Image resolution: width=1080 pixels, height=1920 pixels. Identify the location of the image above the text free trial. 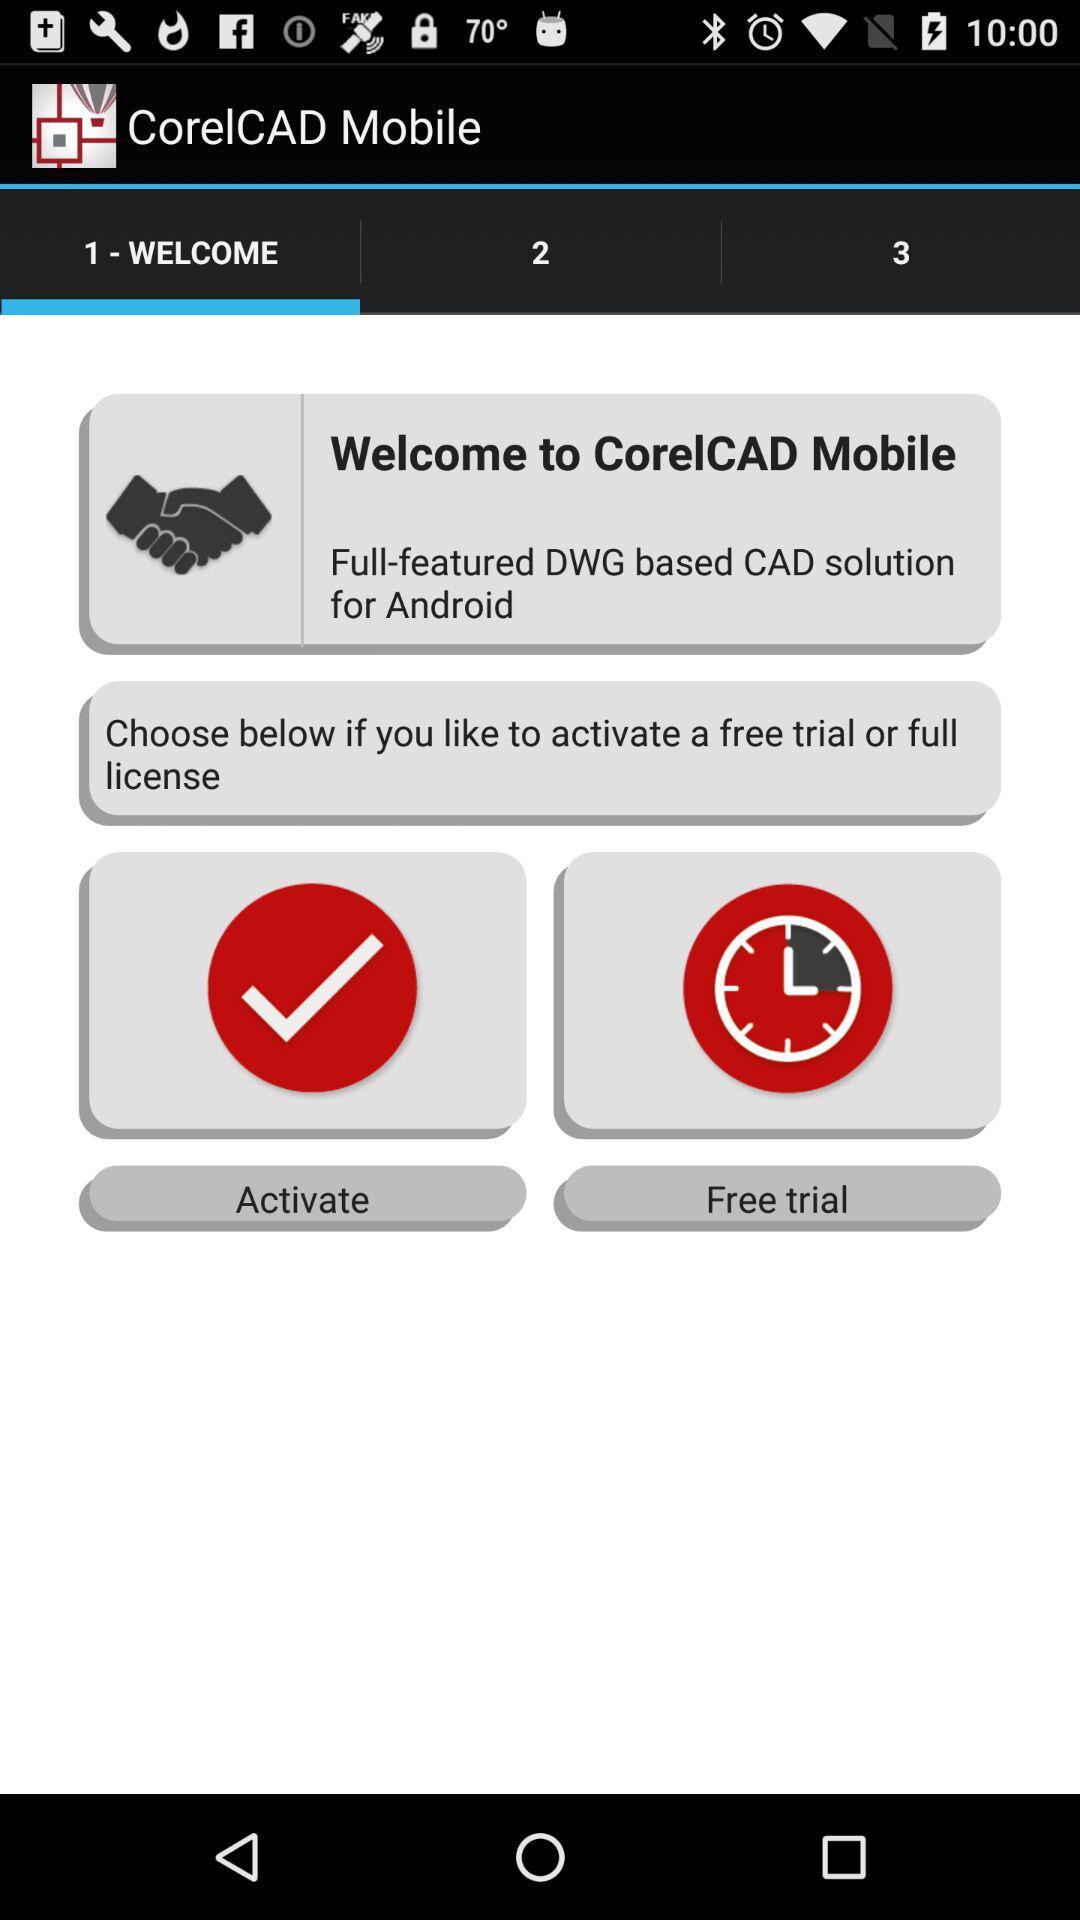
(776, 995).